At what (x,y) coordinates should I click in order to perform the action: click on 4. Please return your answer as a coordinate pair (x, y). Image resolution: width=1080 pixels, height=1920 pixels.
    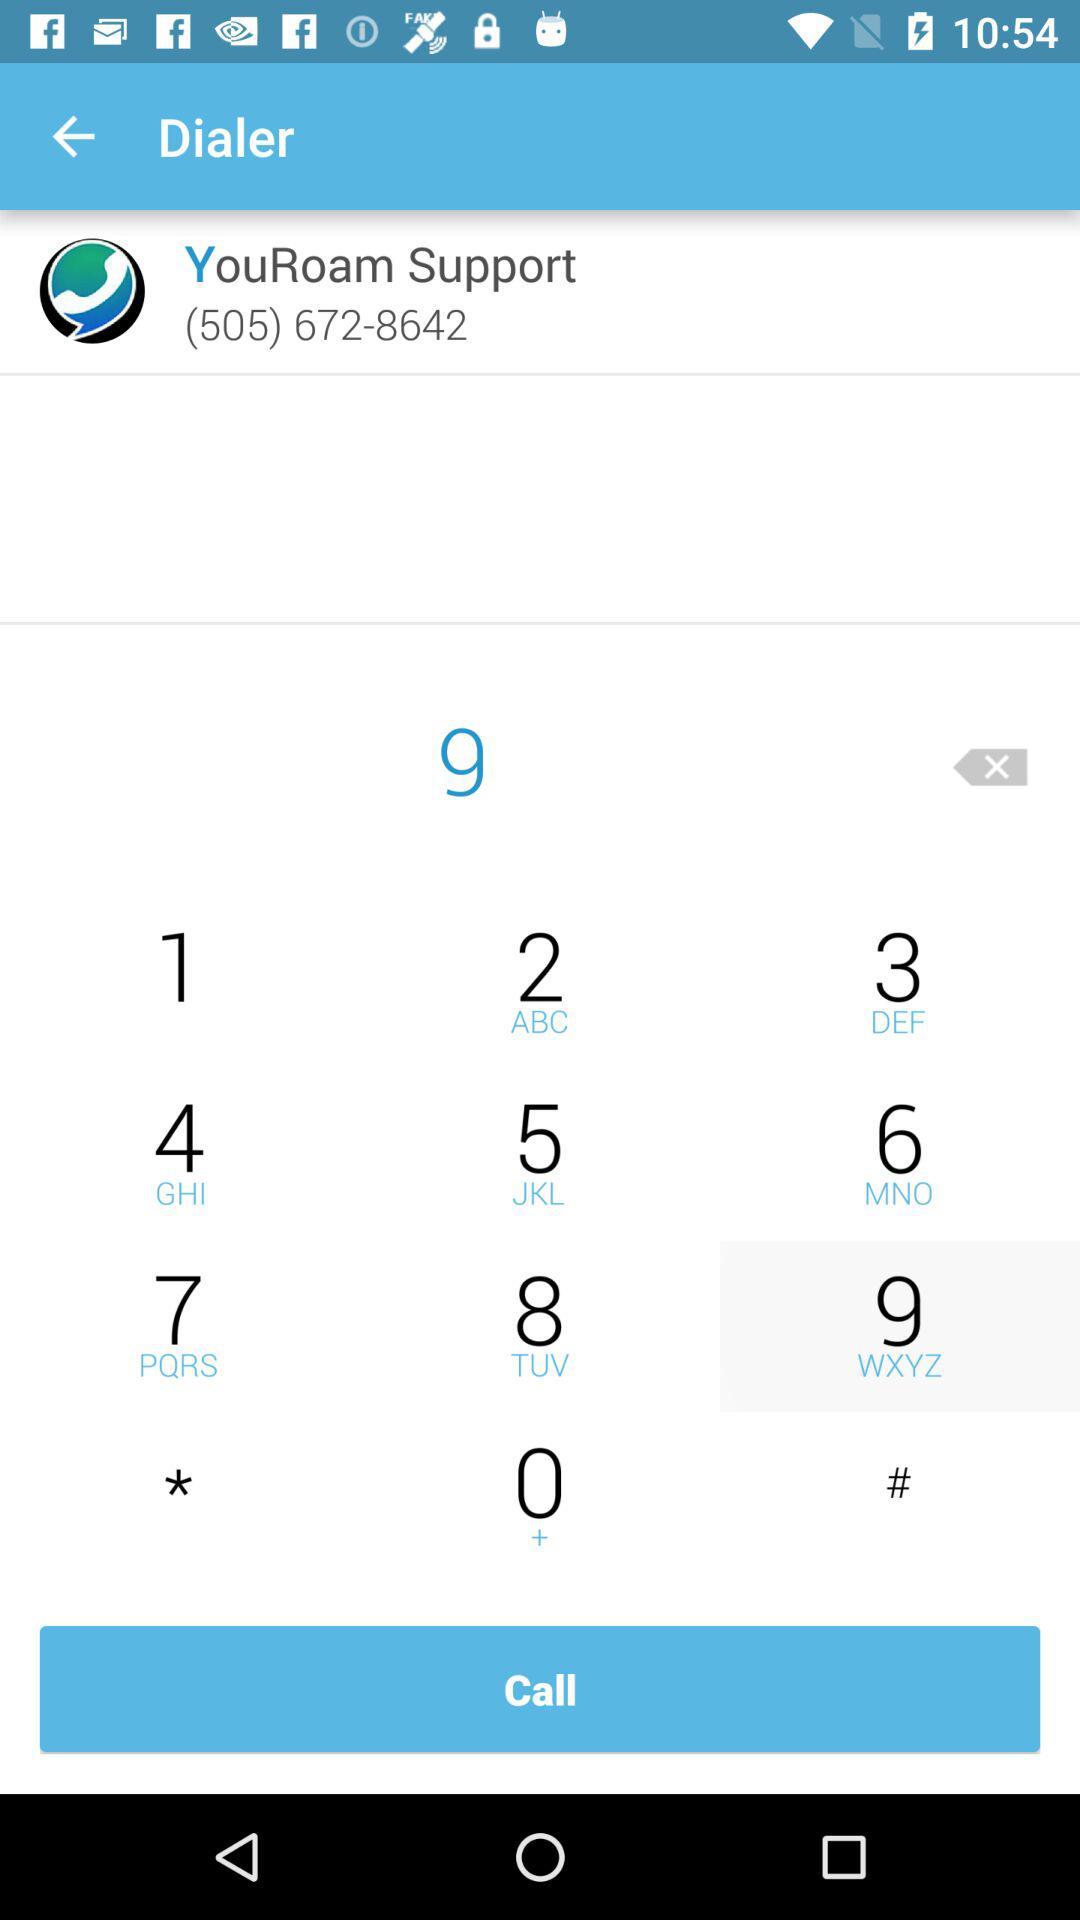
    Looking at the image, I should click on (180, 1154).